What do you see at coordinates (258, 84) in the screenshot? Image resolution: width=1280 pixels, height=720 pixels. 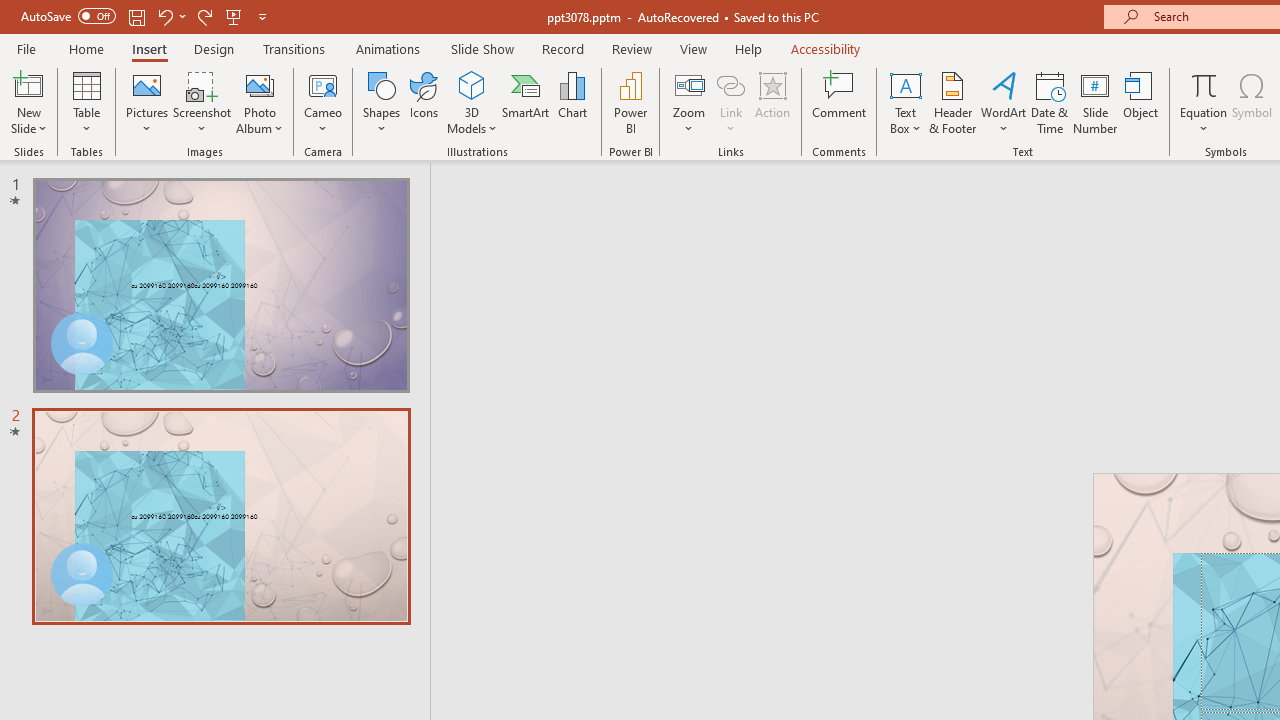 I see `'New Photo Album...'` at bounding box center [258, 84].